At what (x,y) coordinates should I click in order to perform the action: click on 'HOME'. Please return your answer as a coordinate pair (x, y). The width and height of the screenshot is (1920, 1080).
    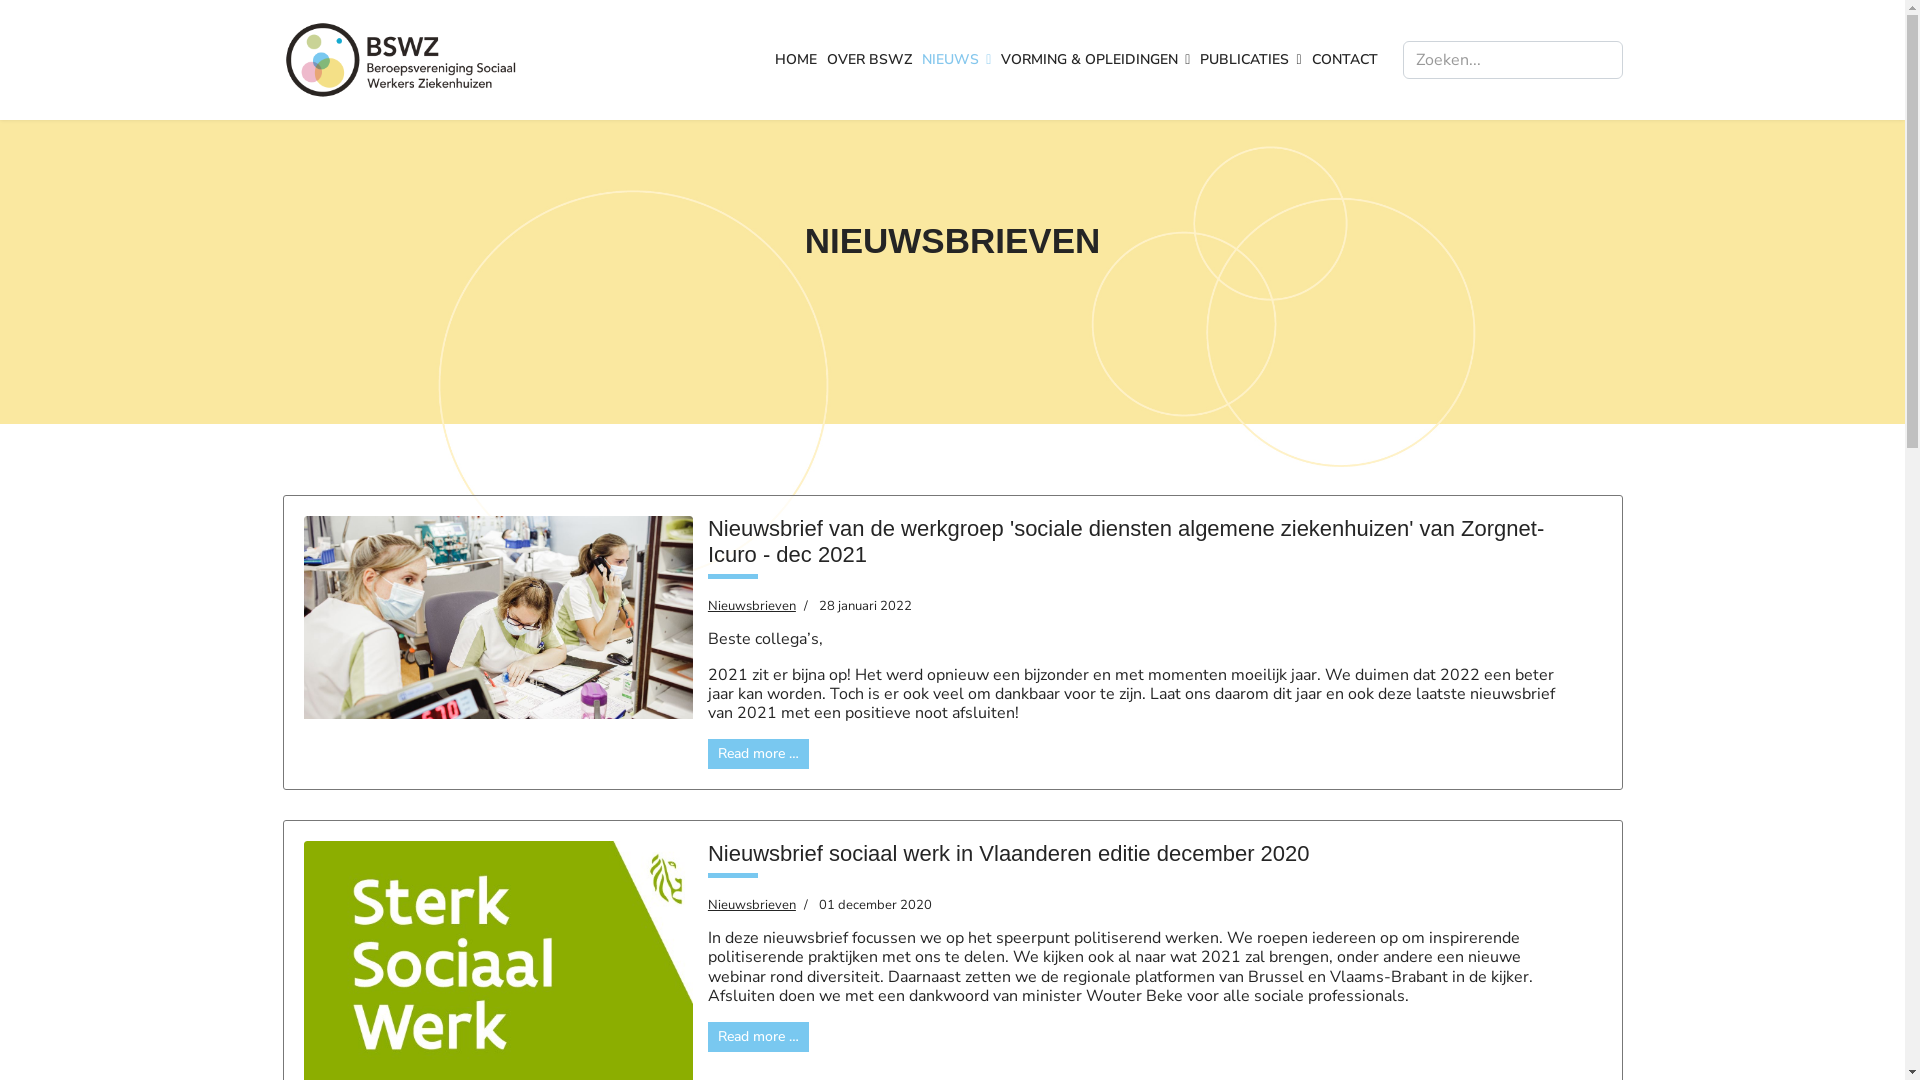
    Looking at the image, I should click on (768, 59).